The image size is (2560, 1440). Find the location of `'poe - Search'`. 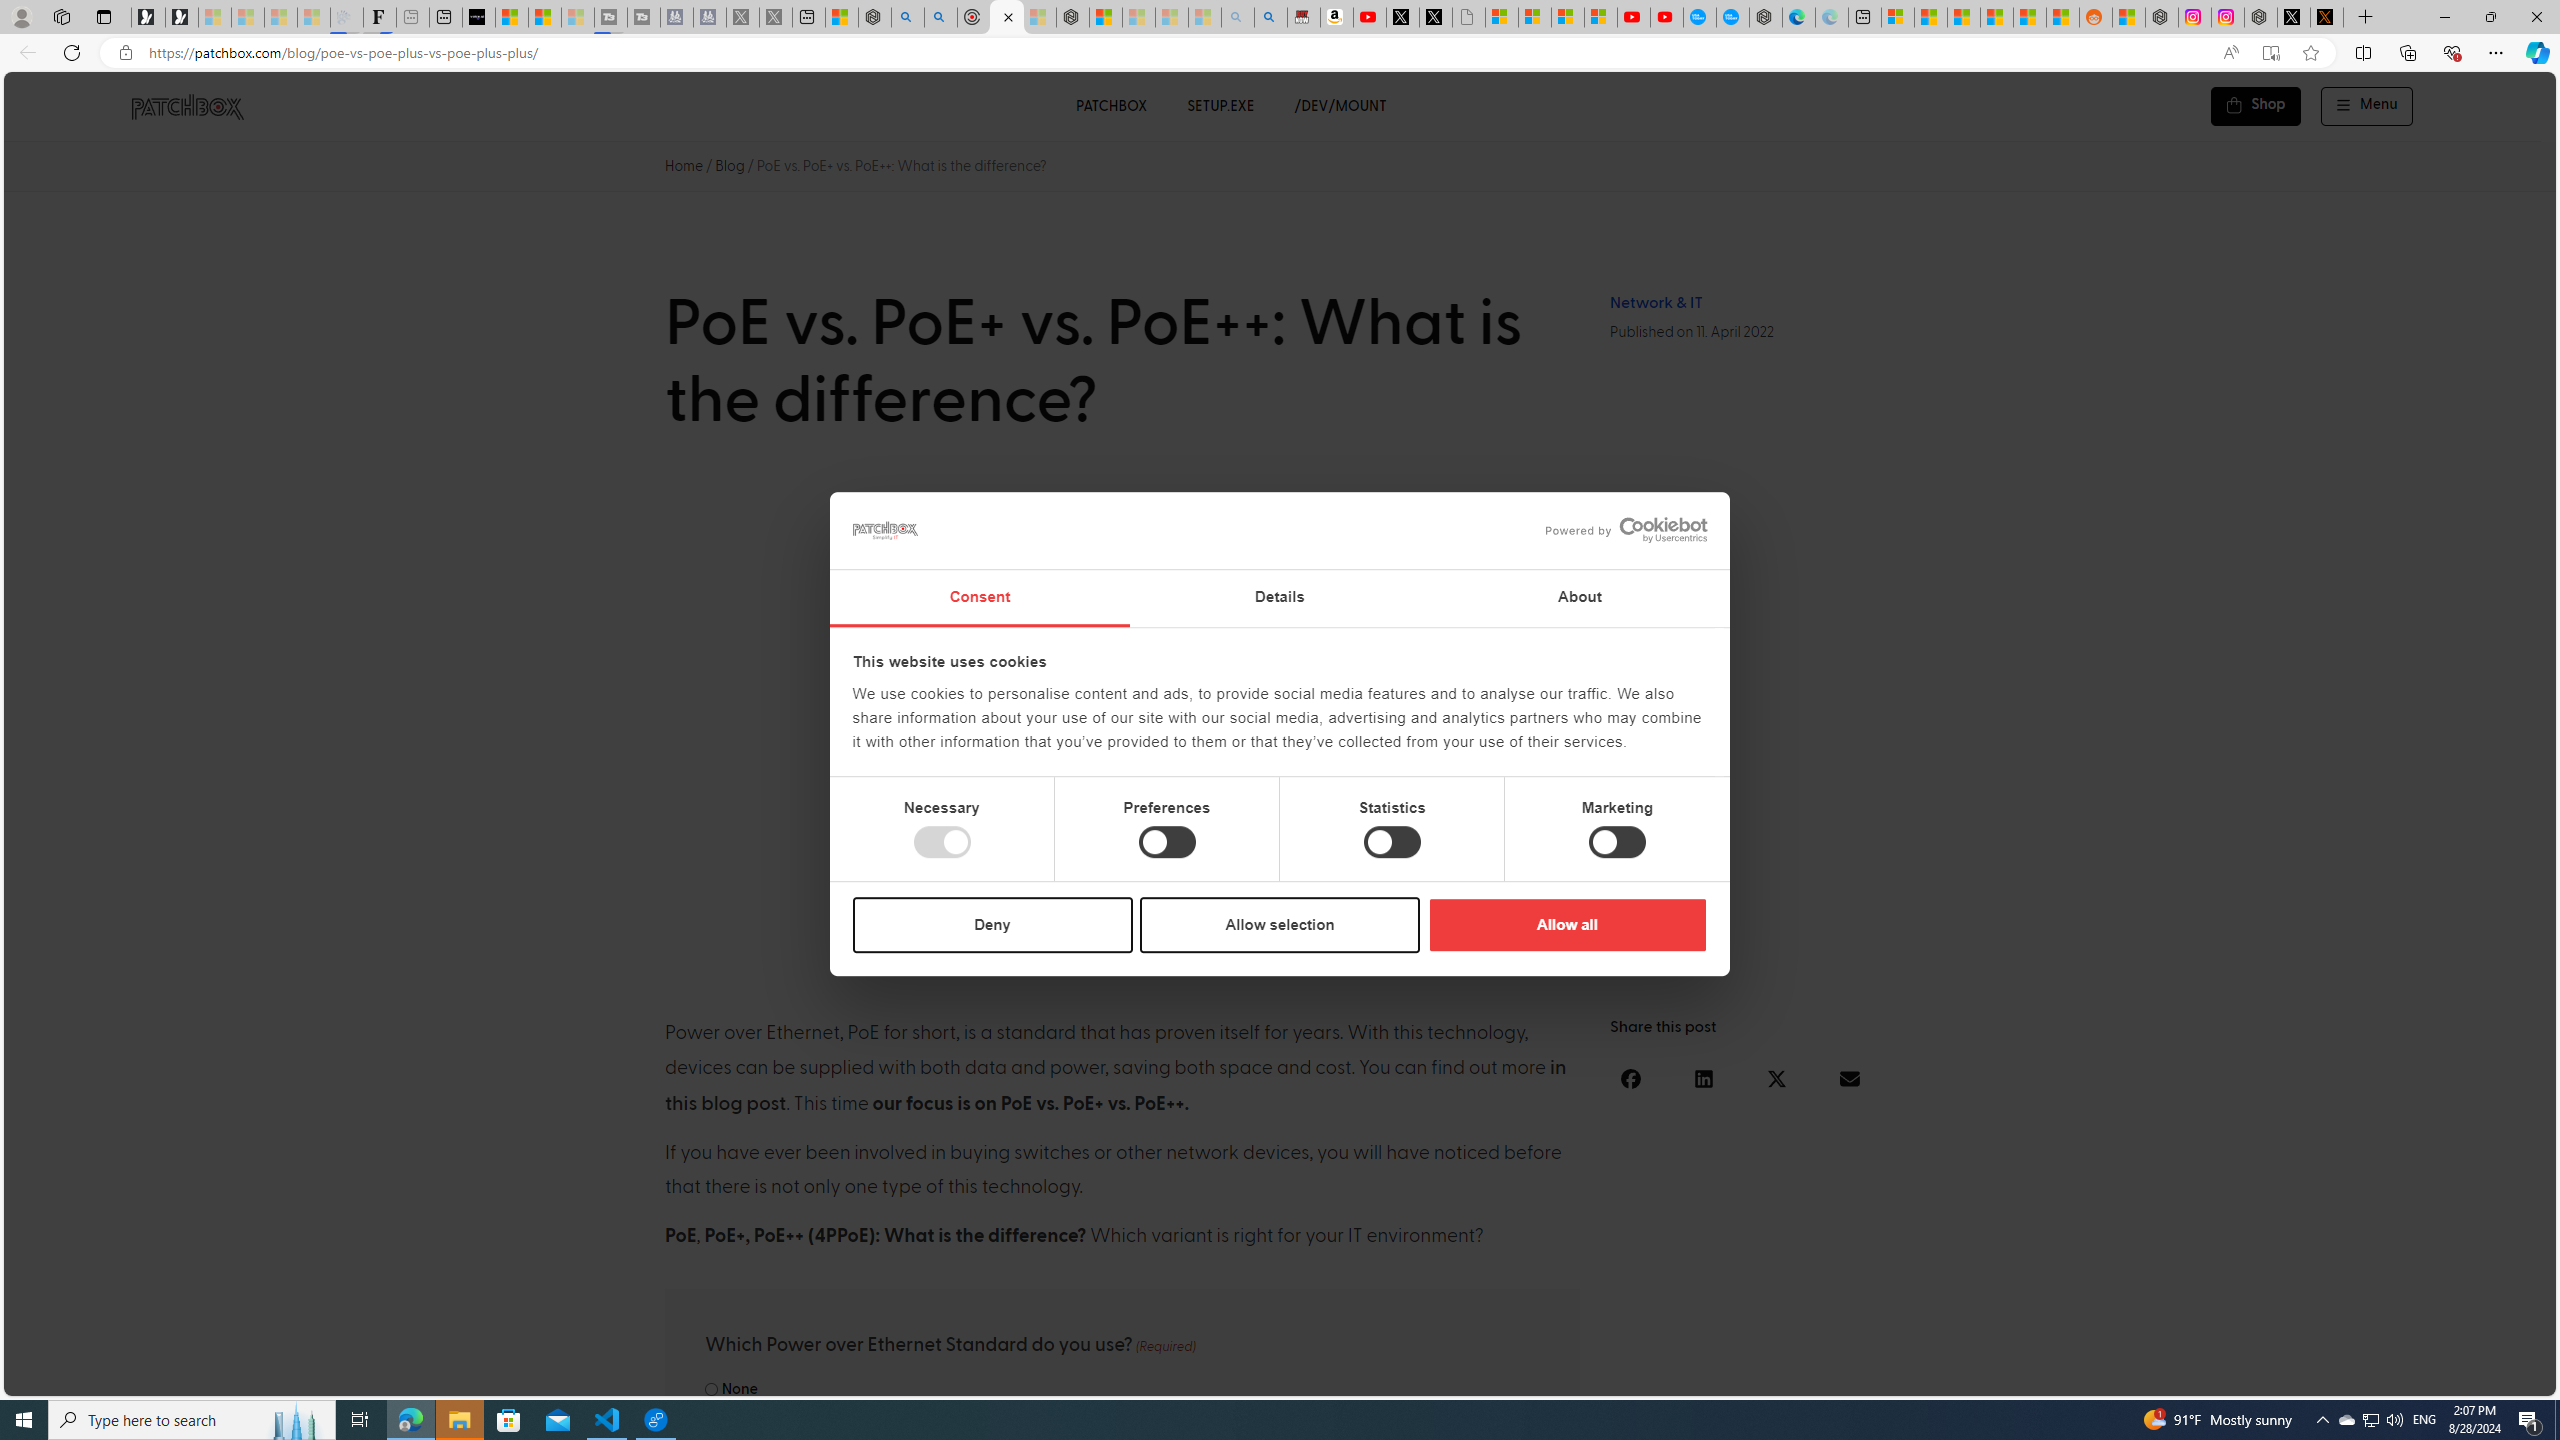

'poe - Search' is located at coordinates (906, 16).